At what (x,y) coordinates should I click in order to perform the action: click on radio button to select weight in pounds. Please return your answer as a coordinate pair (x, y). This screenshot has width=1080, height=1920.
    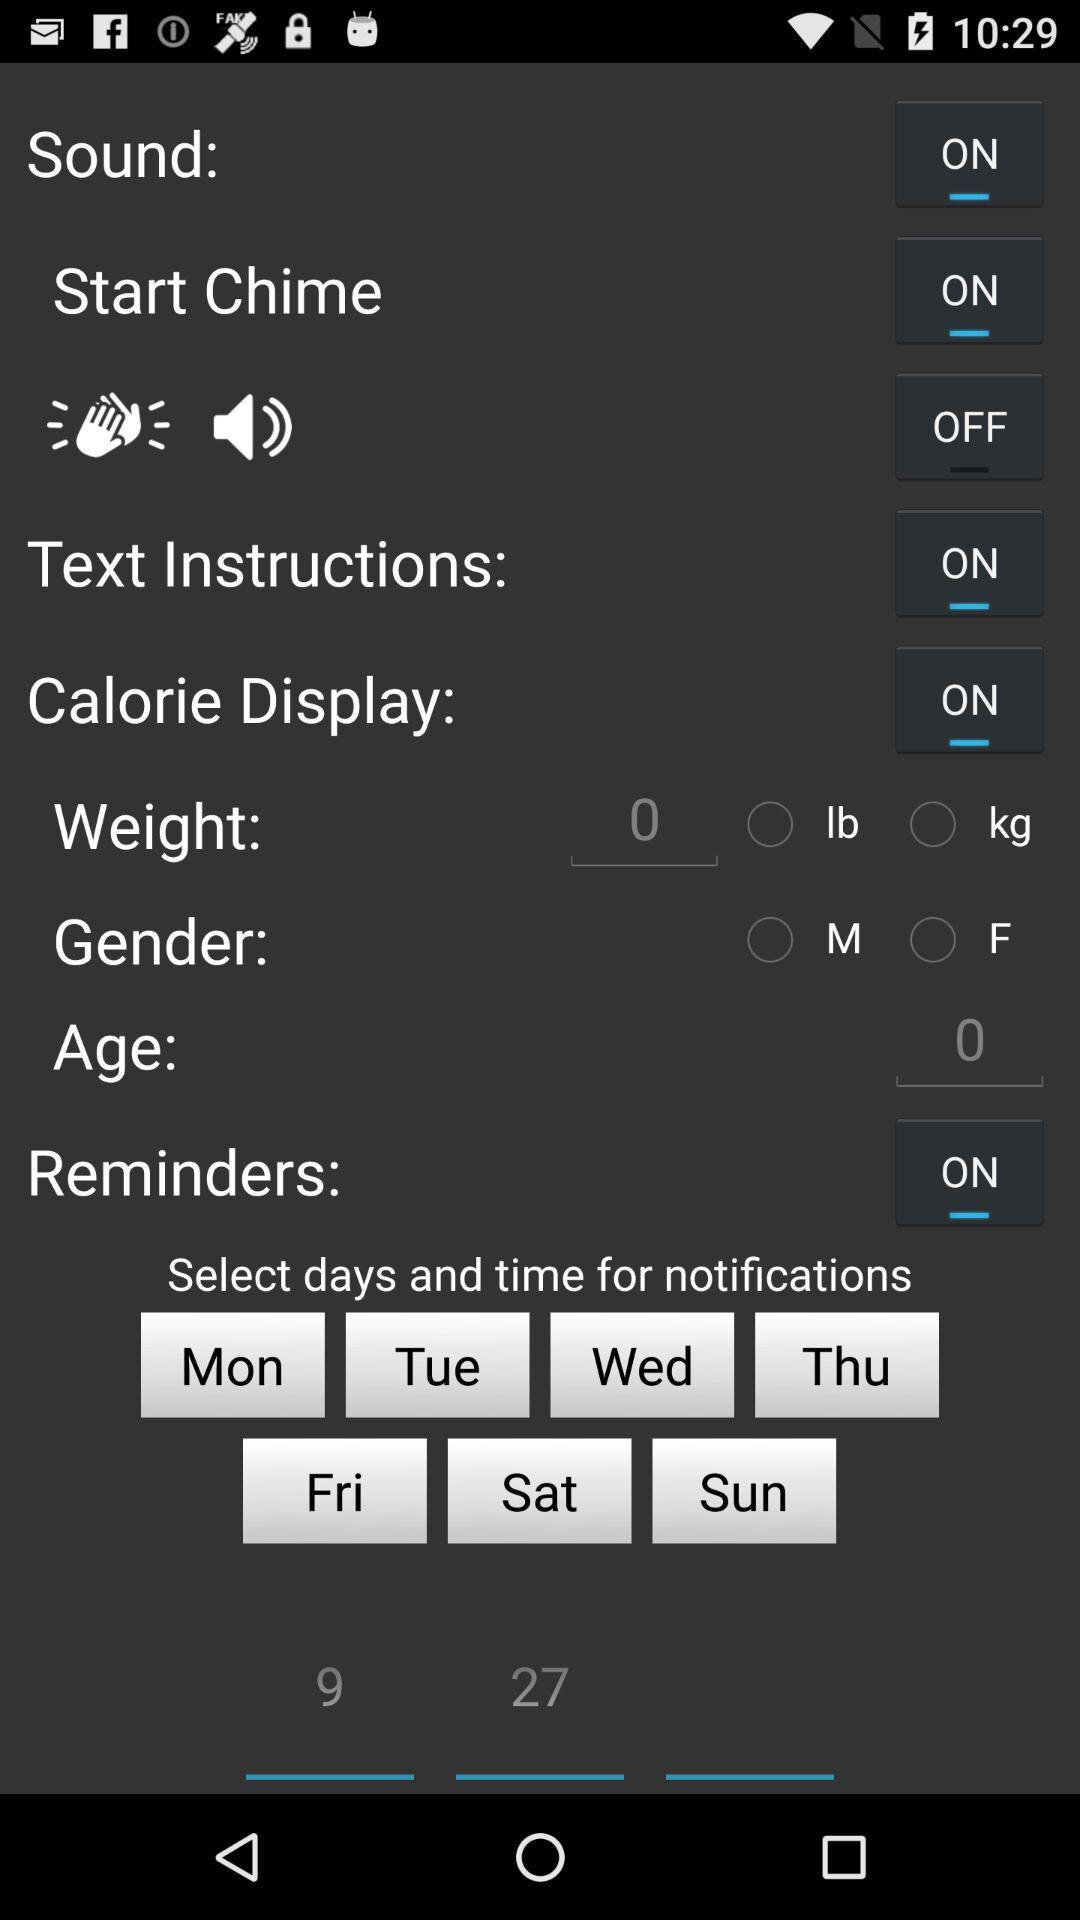
    Looking at the image, I should click on (774, 824).